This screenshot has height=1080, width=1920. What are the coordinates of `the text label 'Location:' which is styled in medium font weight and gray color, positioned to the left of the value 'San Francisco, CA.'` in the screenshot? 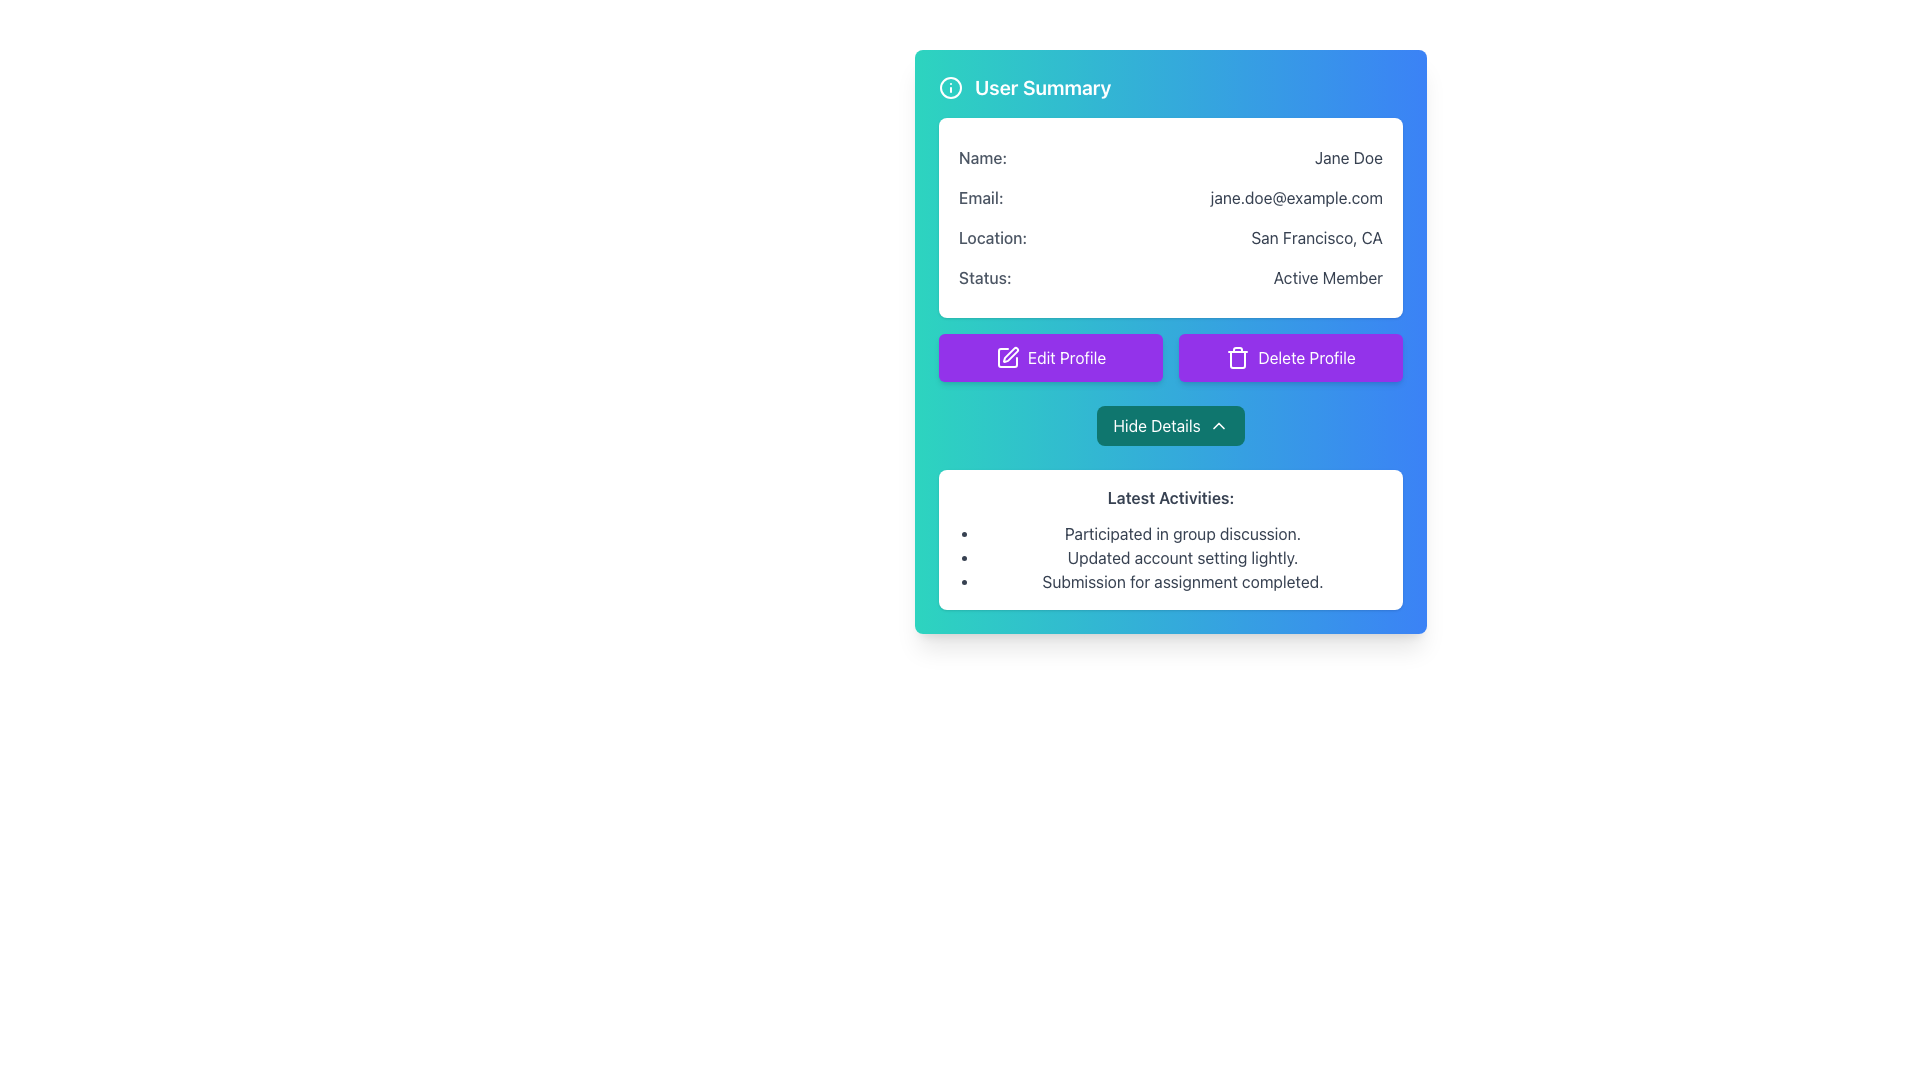 It's located at (993, 237).